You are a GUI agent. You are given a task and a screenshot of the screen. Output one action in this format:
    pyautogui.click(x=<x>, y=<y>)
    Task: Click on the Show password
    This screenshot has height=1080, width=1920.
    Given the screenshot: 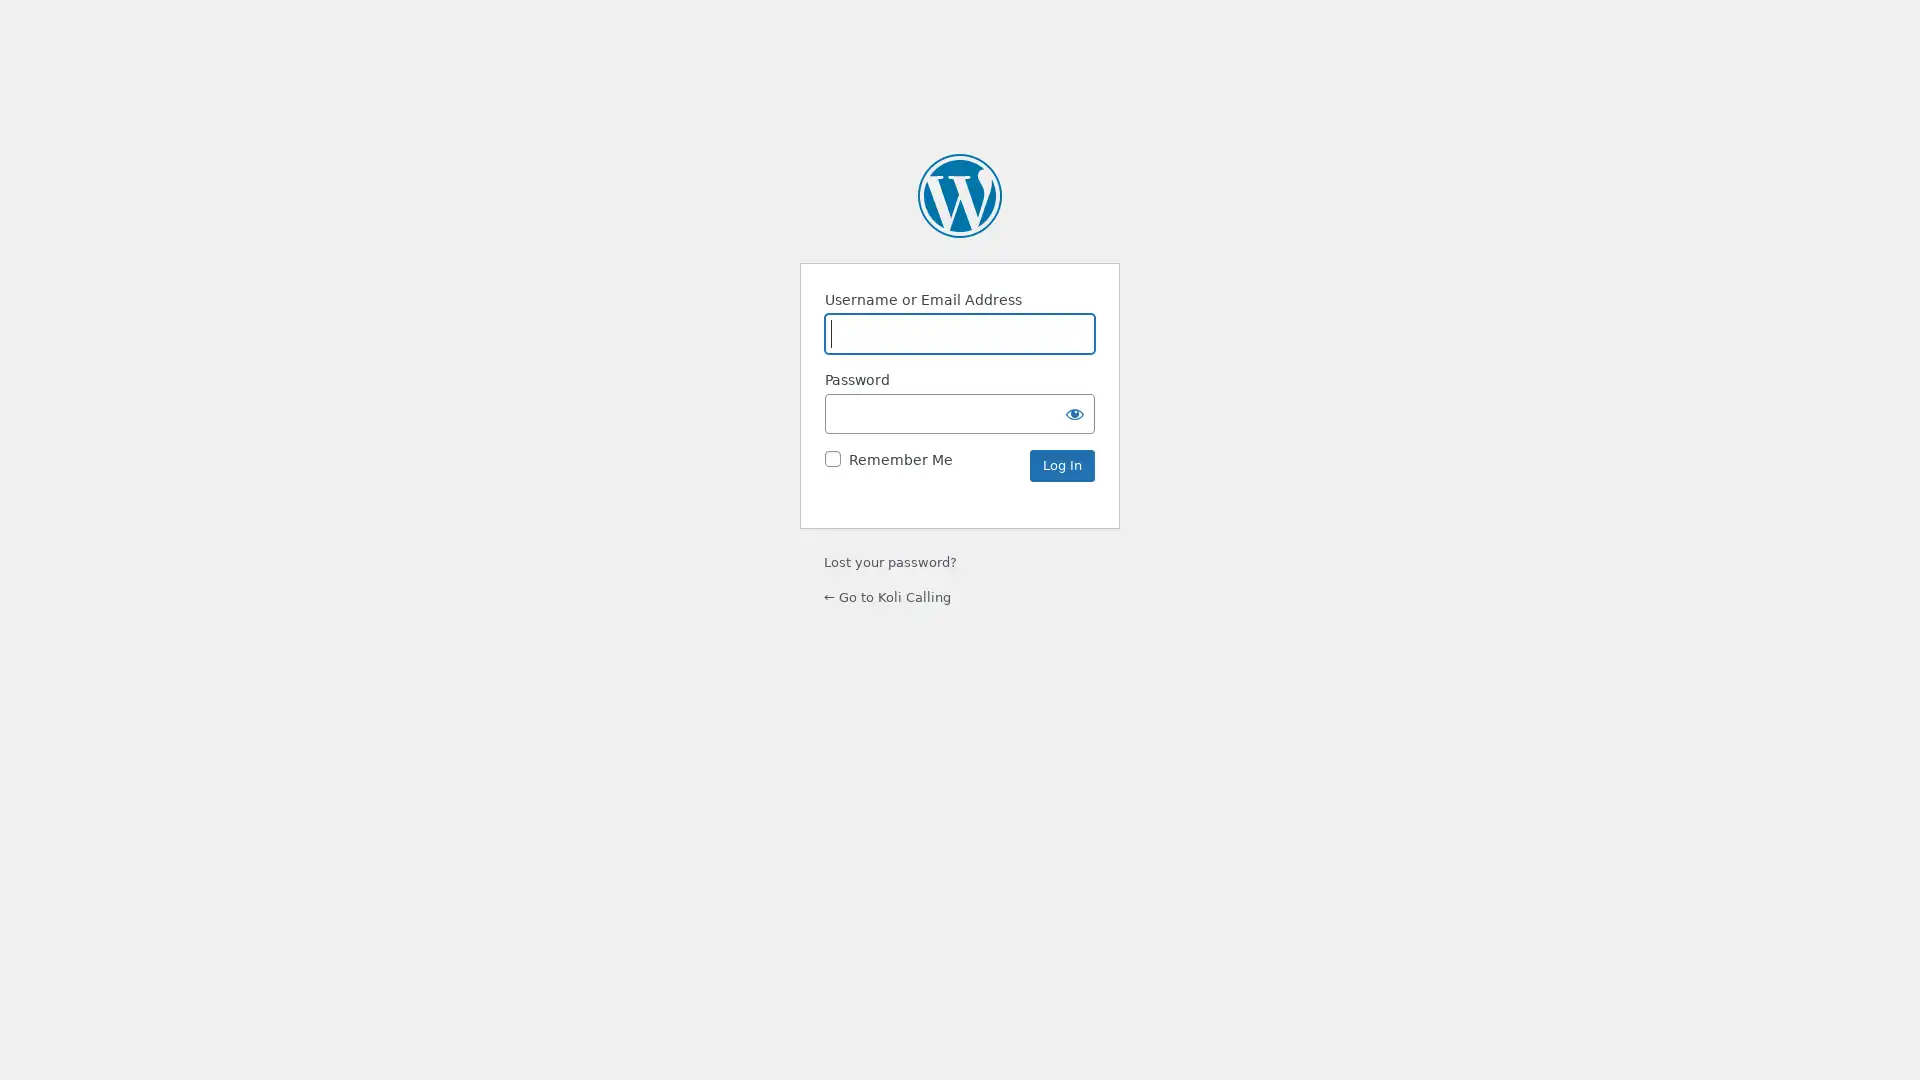 What is the action you would take?
    pyautogui.click(x=1074, y=411)
    